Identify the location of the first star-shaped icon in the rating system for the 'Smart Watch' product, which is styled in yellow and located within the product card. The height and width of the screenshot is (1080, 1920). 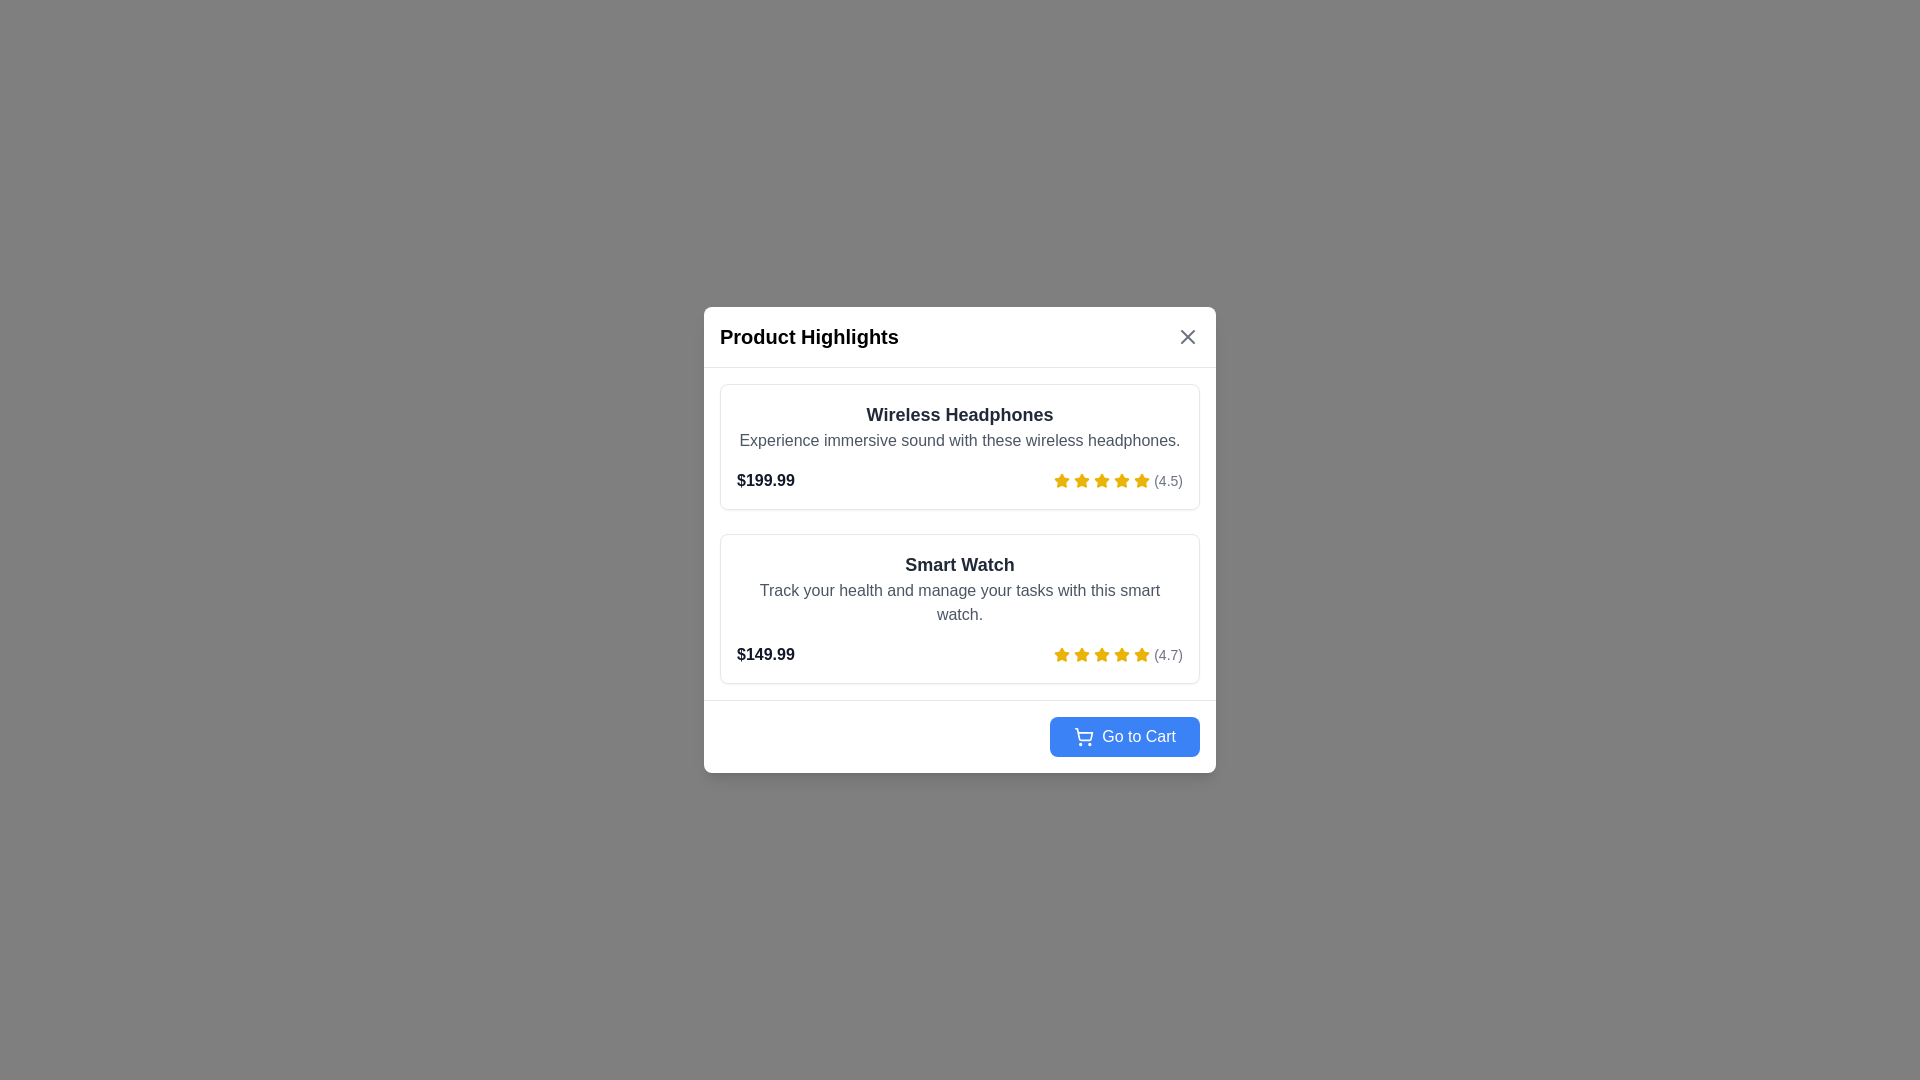
(1061, 655).